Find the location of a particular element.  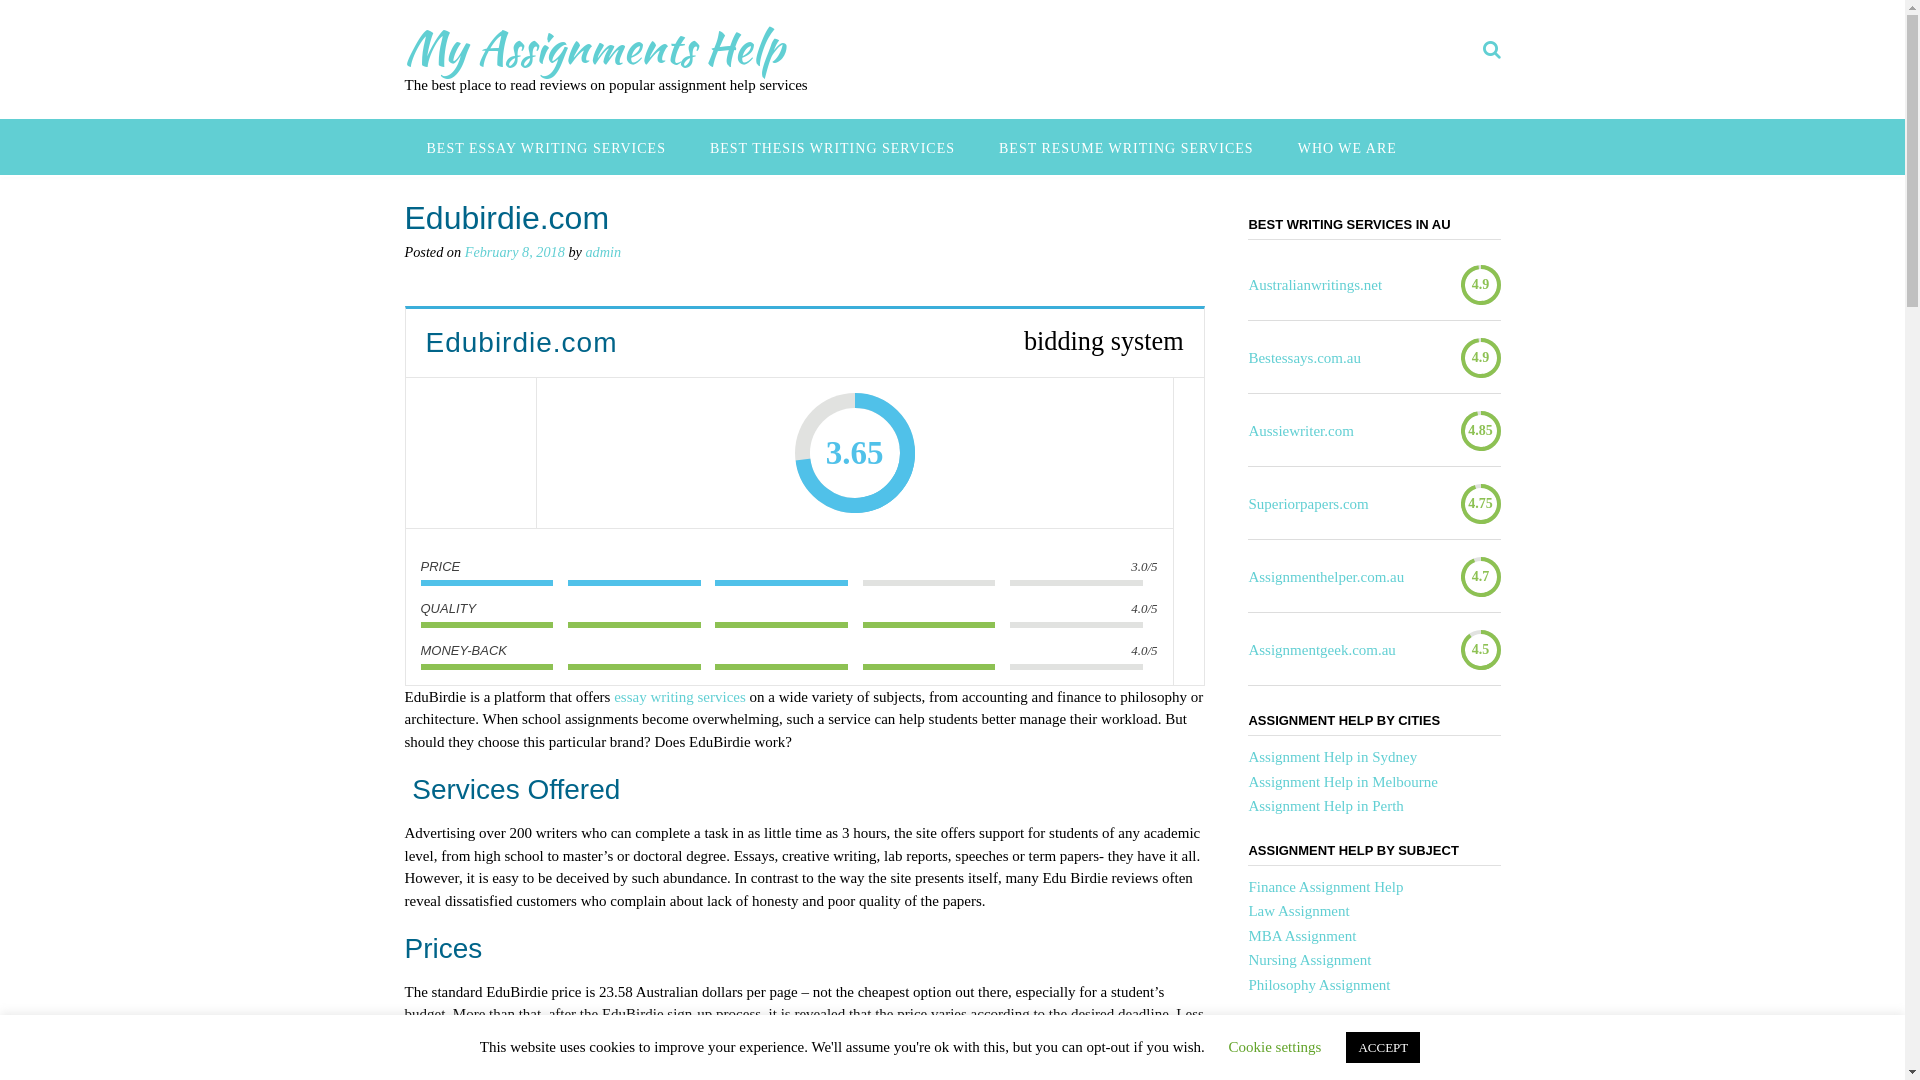

'admin' is located at coordinates (602, 250).